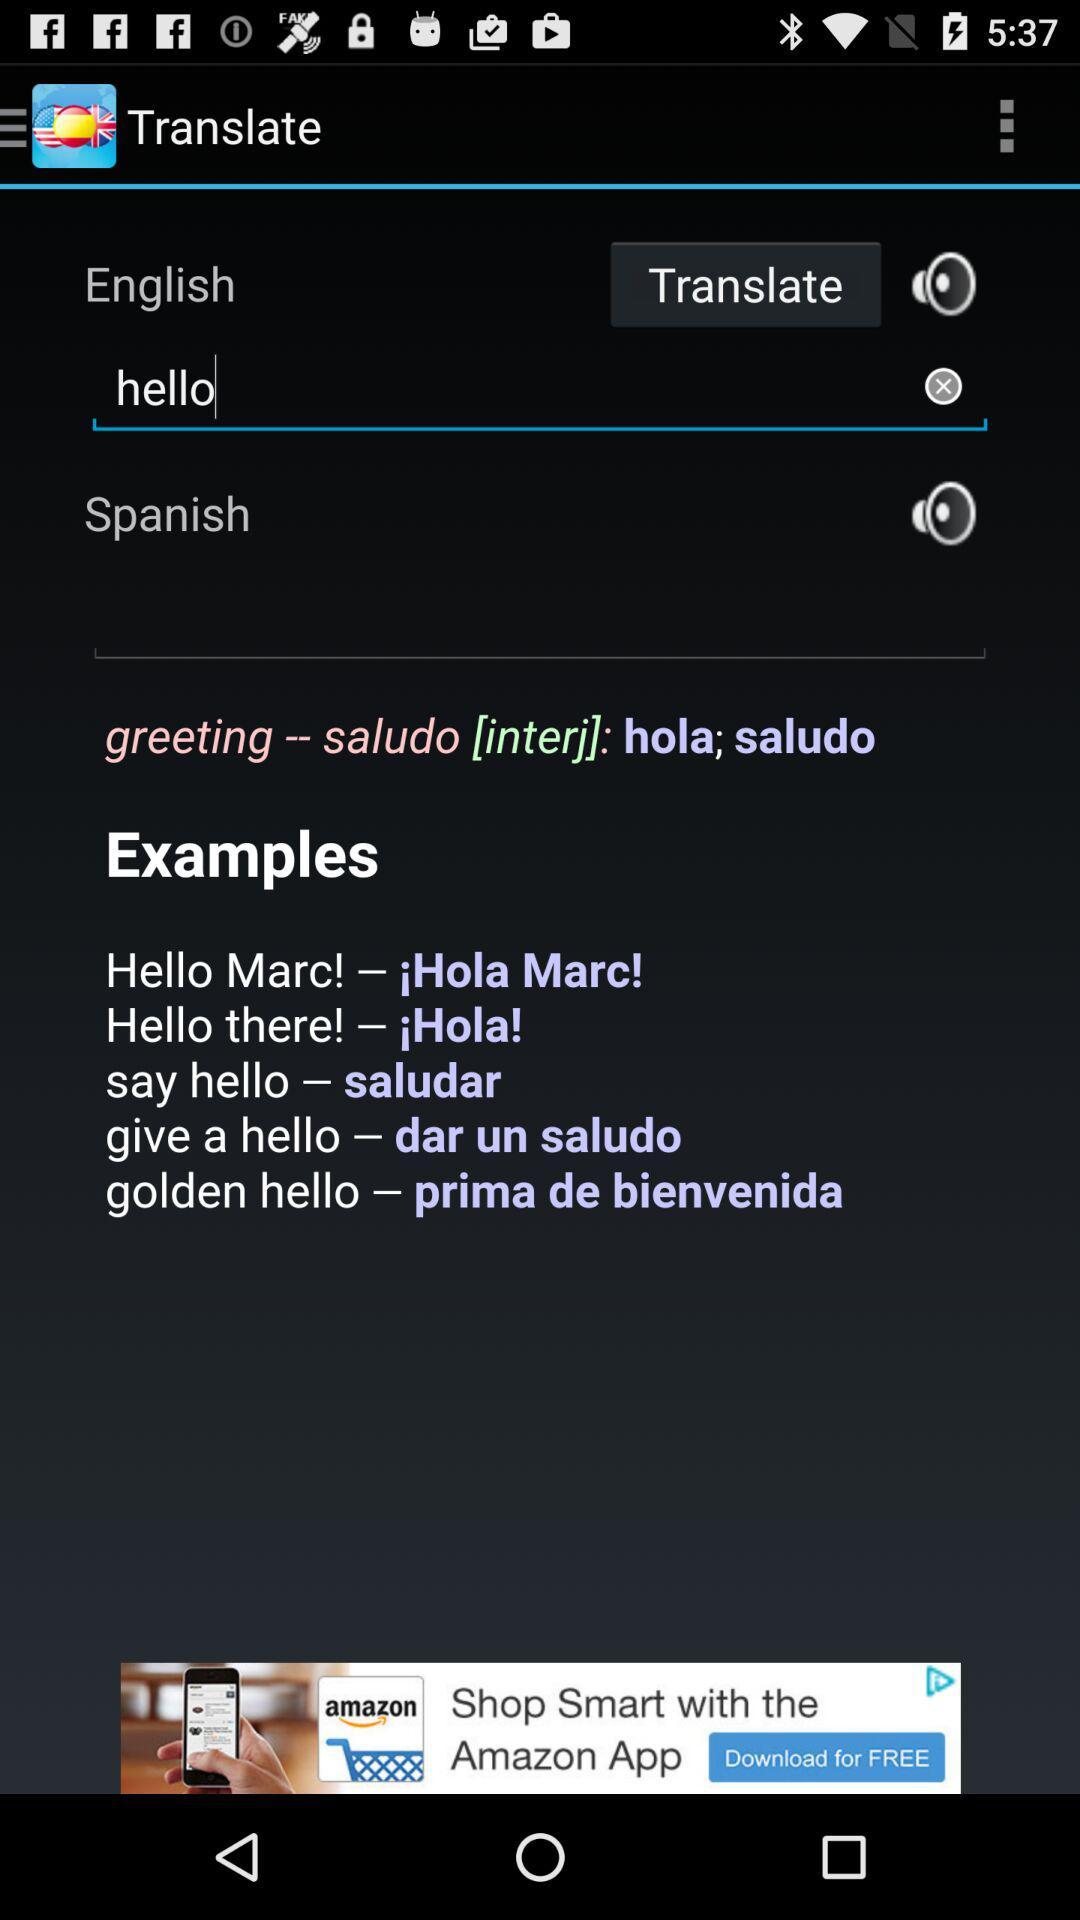 This screenshot has height=1920, width=1080. I want to click on hear, so click(943, 513).